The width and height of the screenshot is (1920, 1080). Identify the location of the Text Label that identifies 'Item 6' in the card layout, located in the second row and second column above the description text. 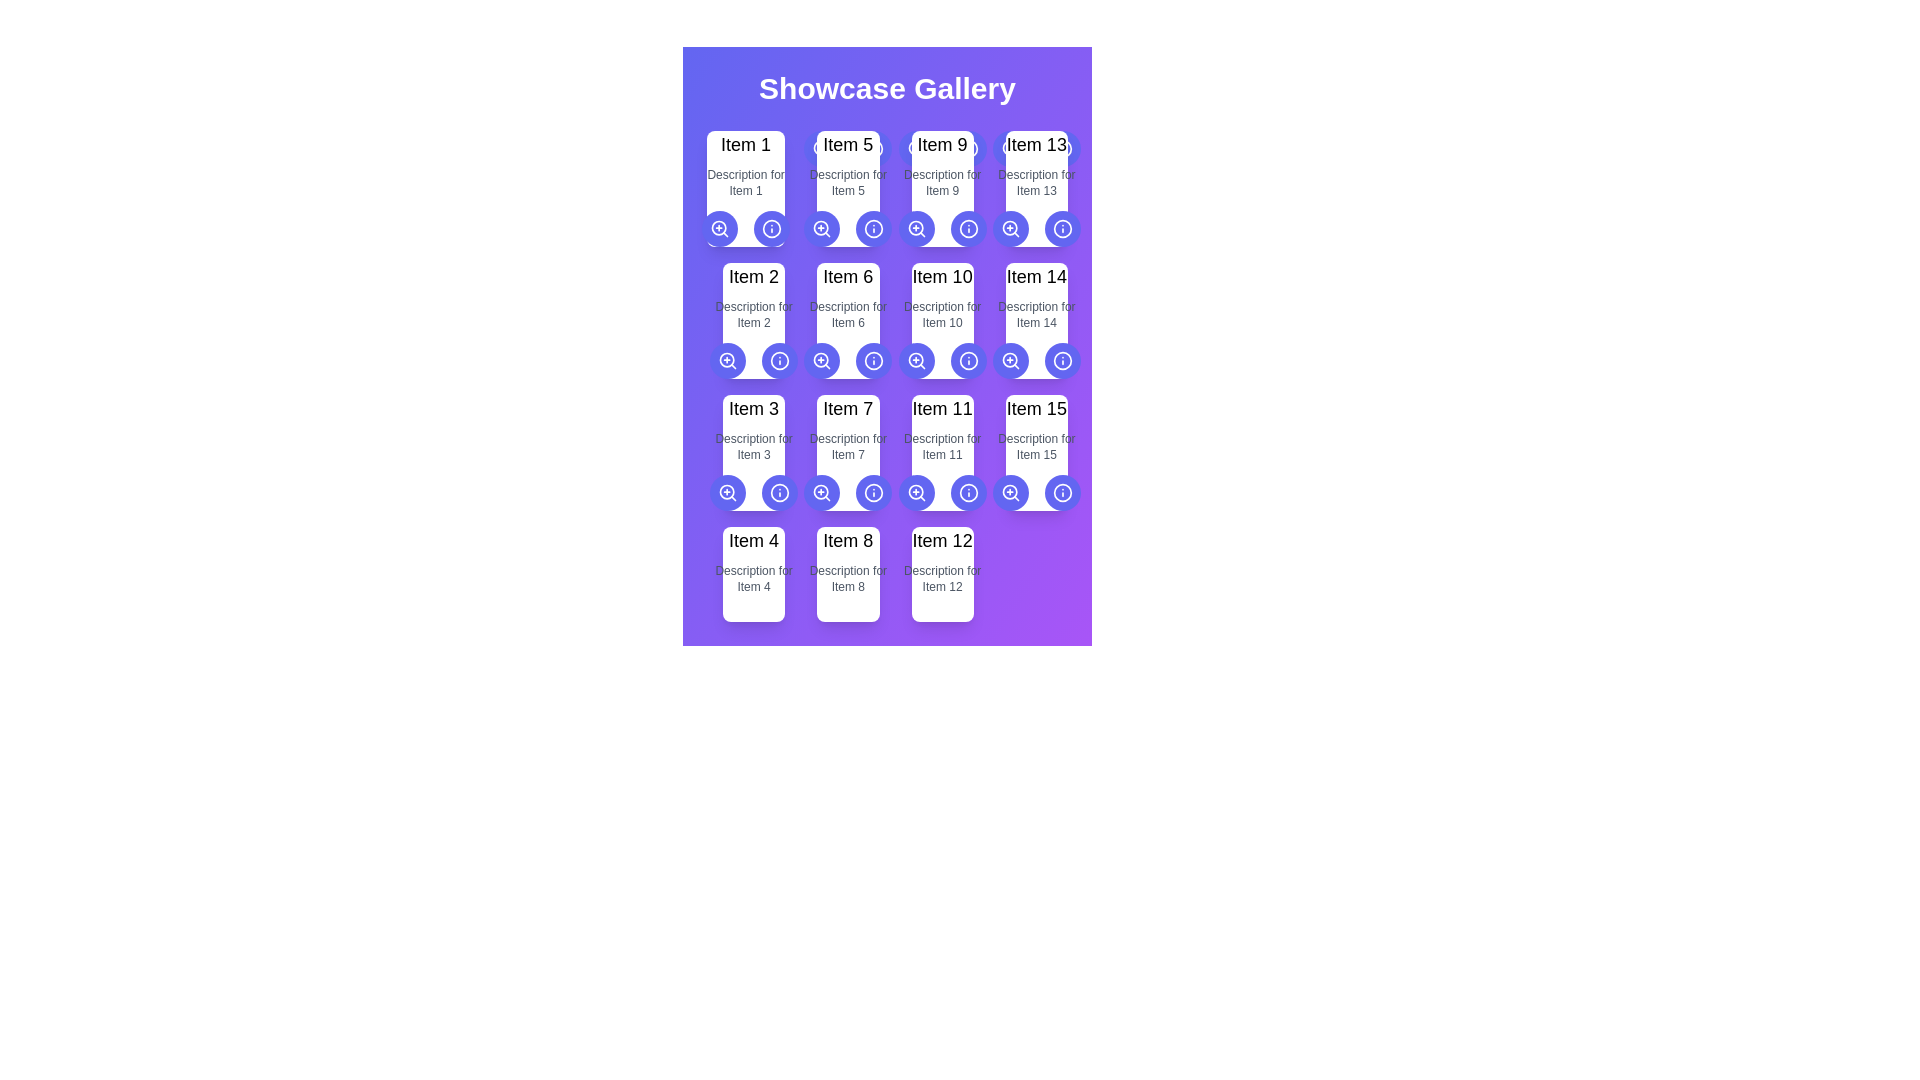
(848, 277).